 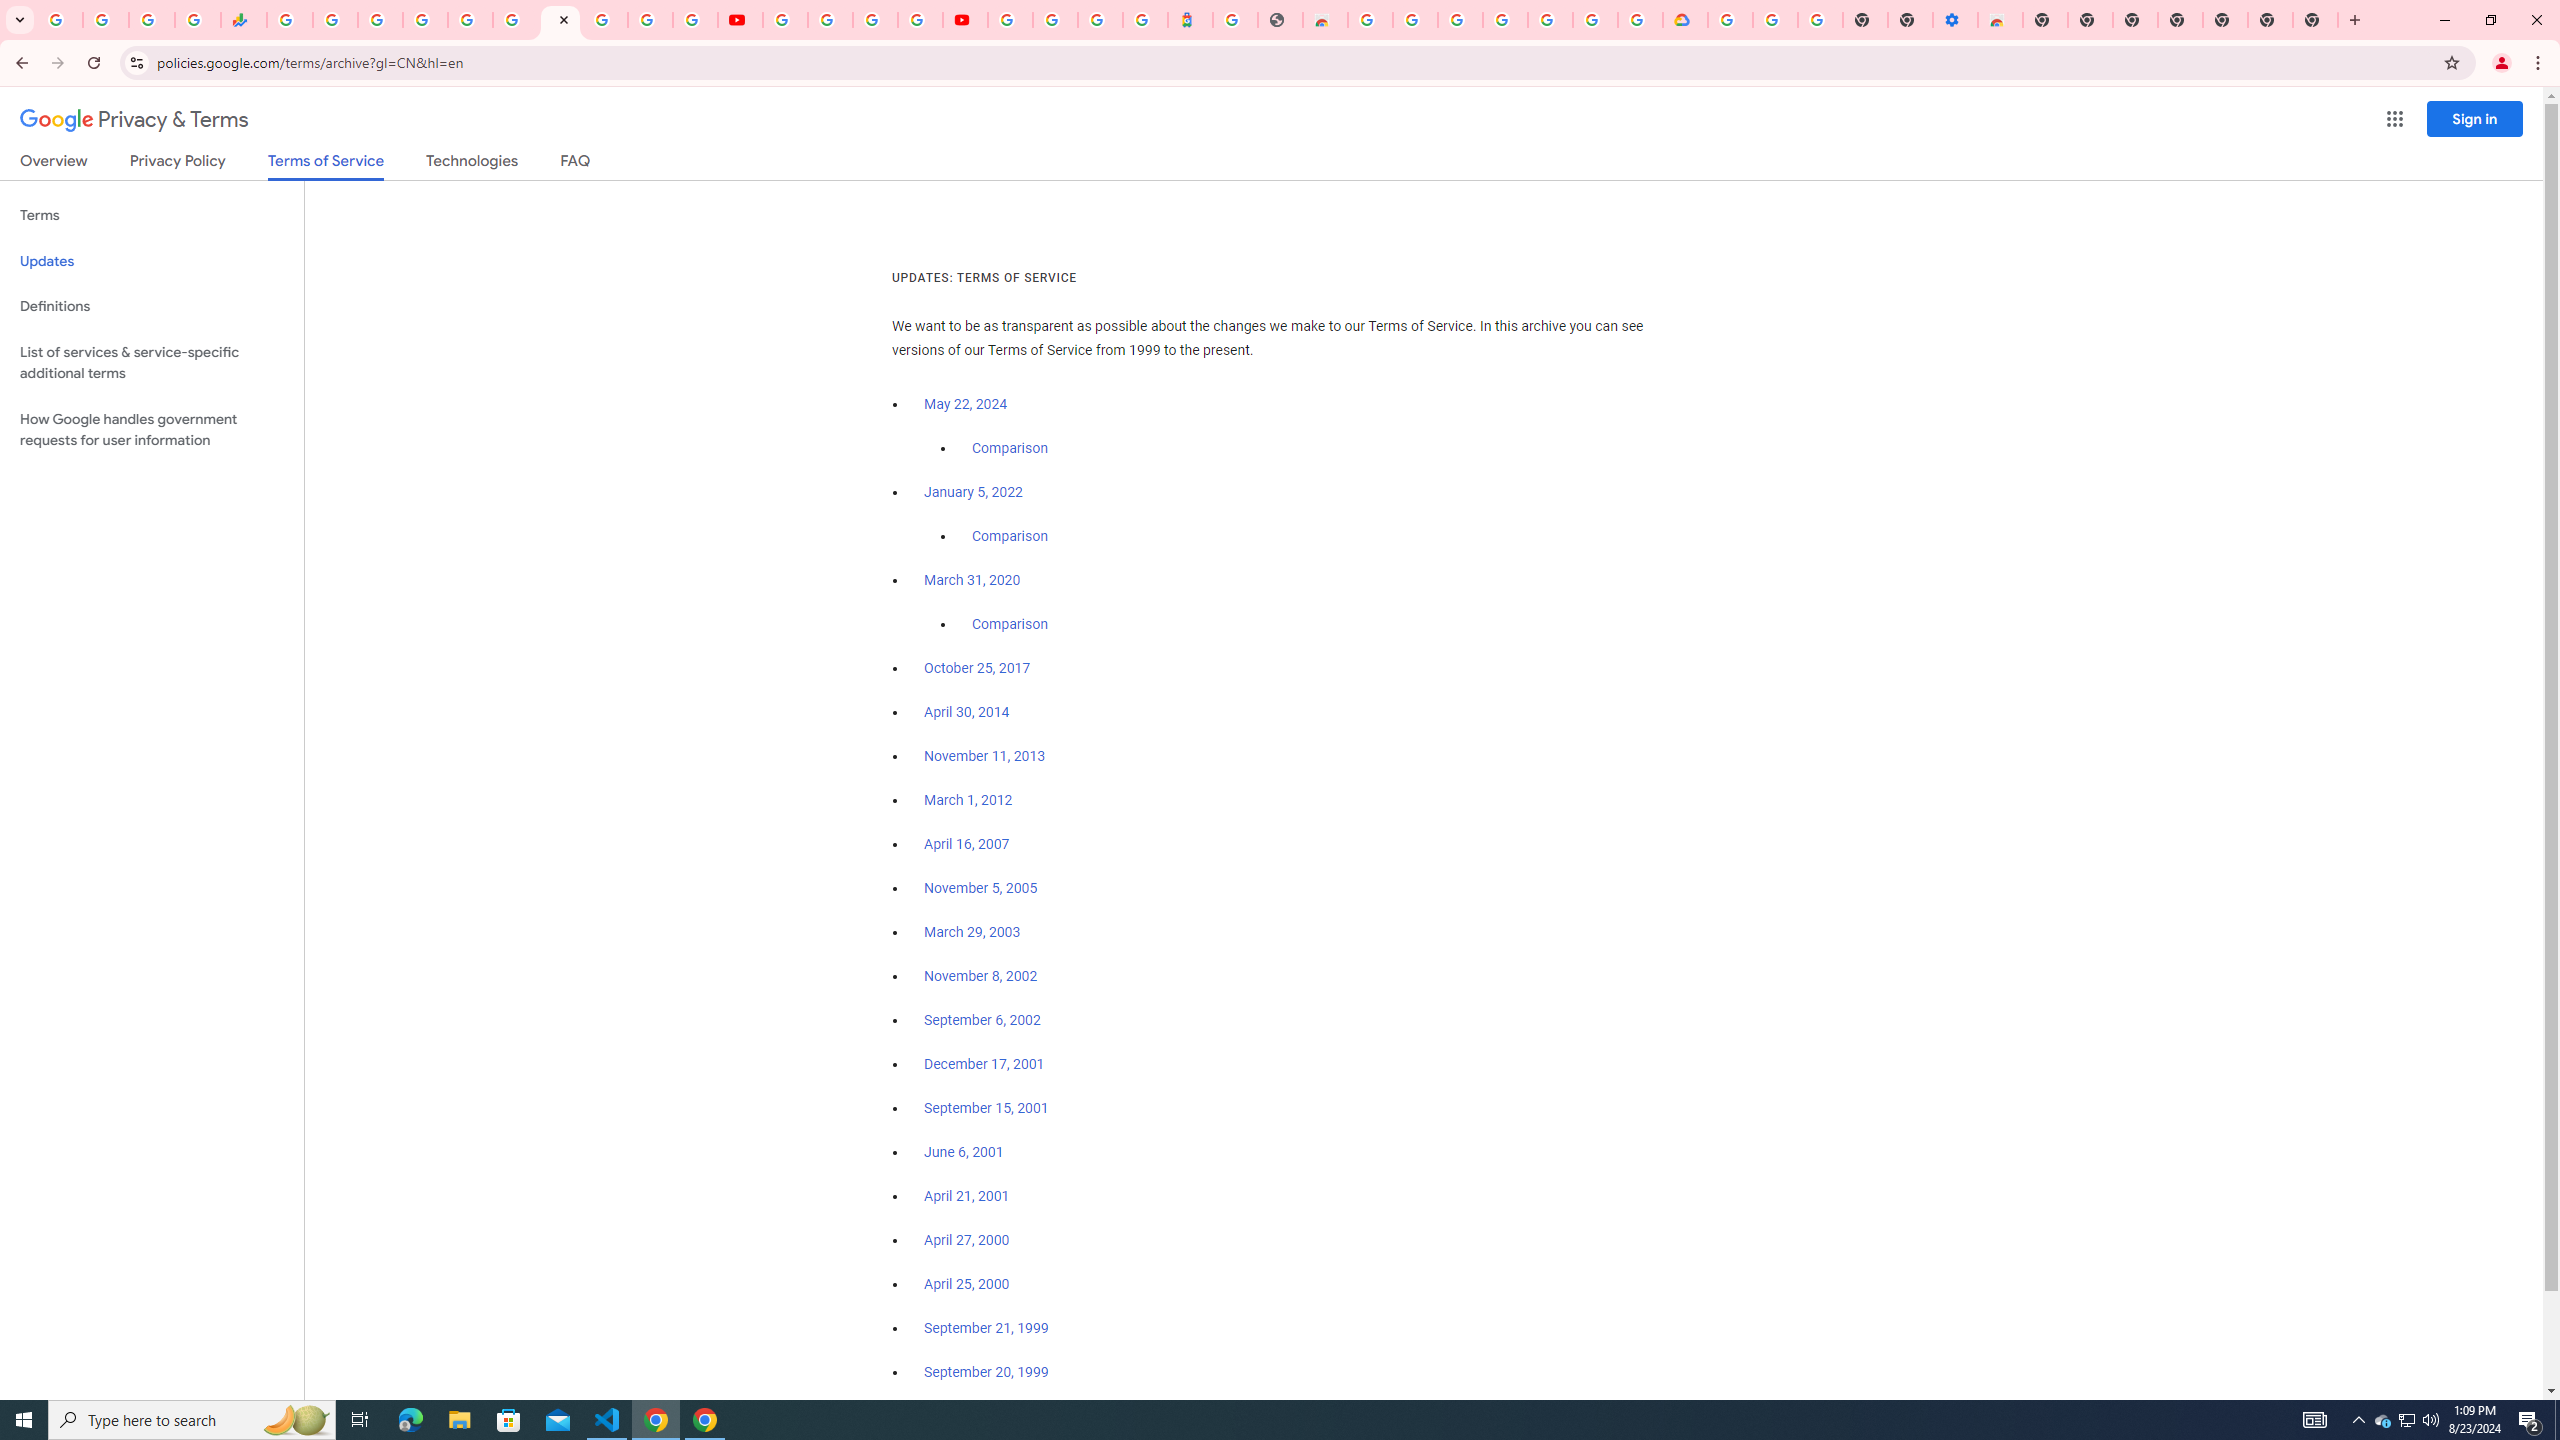 What do you see at coordinates (966, 712) in the screenshot?
I see `'April 30, 2014'` at bounding box center [966, 712].